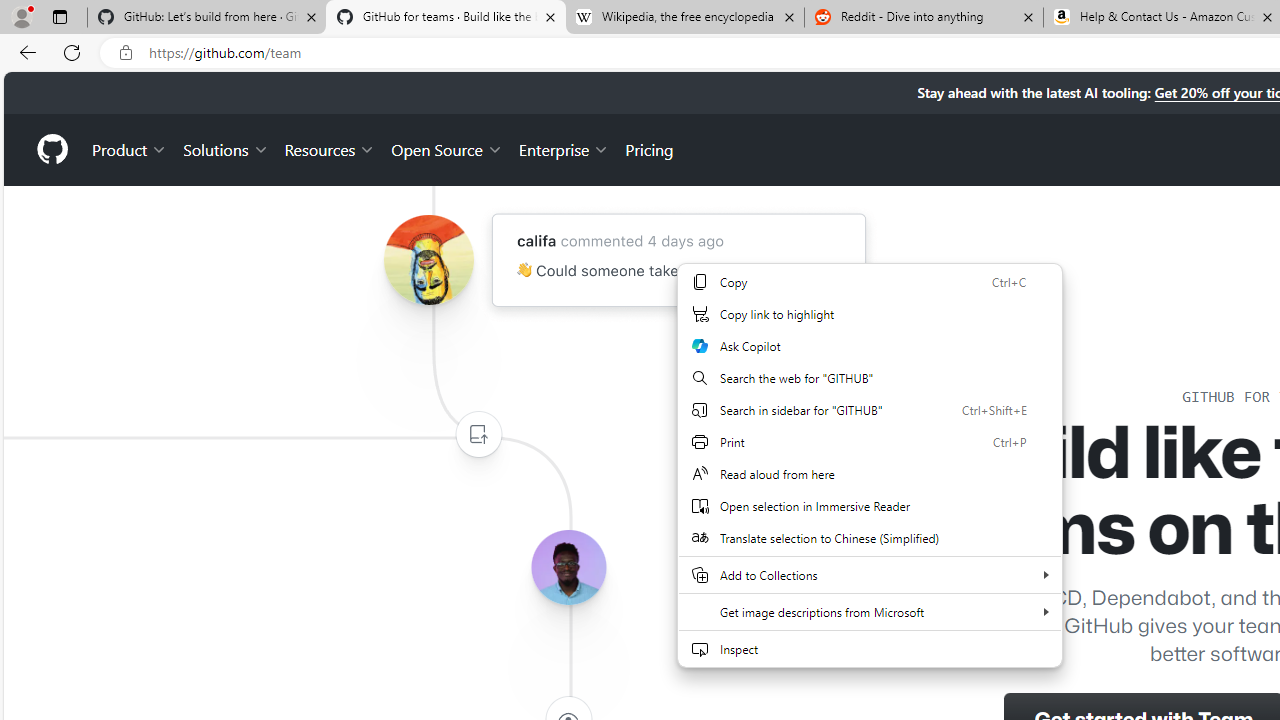 This screenshot has height=720, width=1280. What do you see at coordinates (427, 259) in the screenshot?
I see `'Avatar of the user califa'` at bounding box center [427, 259].